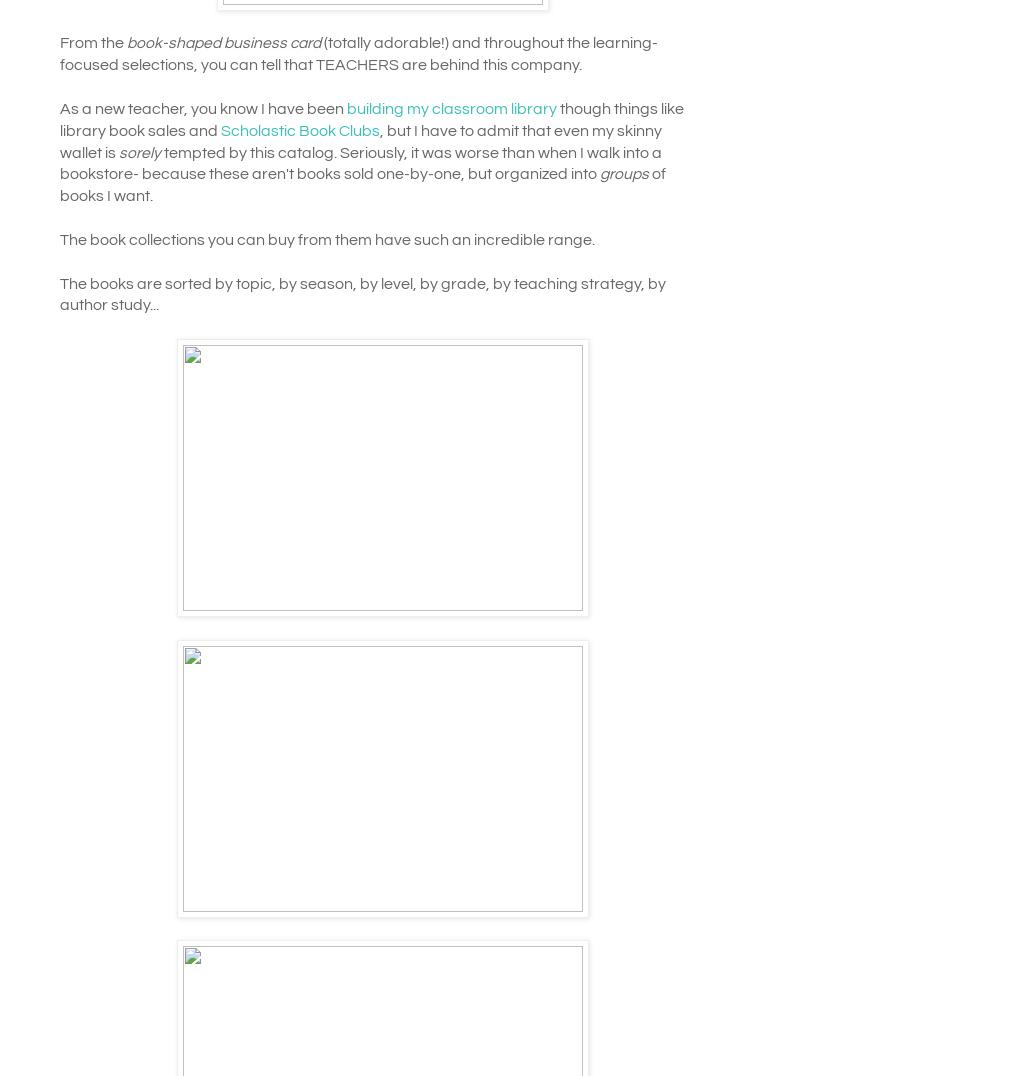  What do you see at coordinates (140, 152) in the screenshot?
I see `'sorely'` at bounding box center [140, 152].